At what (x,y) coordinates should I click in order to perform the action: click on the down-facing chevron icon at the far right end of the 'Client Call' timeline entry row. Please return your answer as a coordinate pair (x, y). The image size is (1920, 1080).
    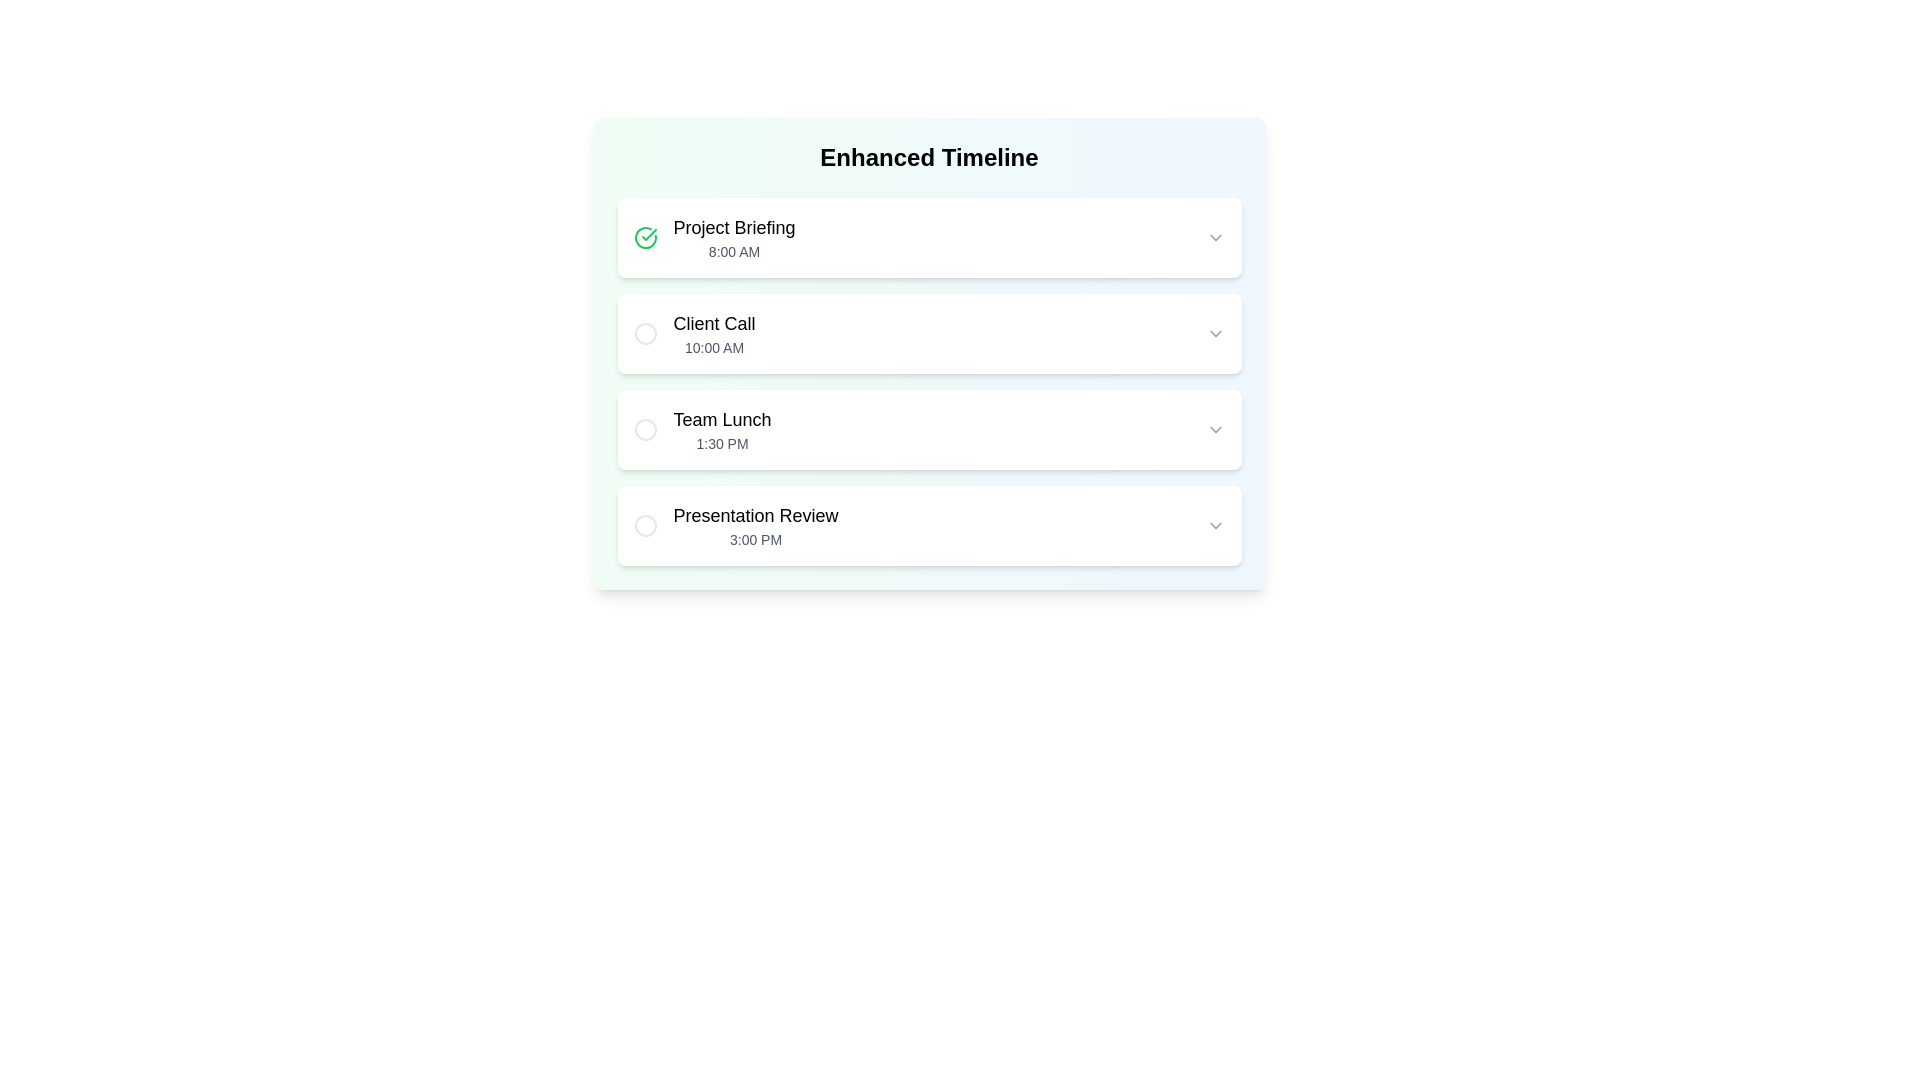
    Looking at the image, I should click on (1214, 333).